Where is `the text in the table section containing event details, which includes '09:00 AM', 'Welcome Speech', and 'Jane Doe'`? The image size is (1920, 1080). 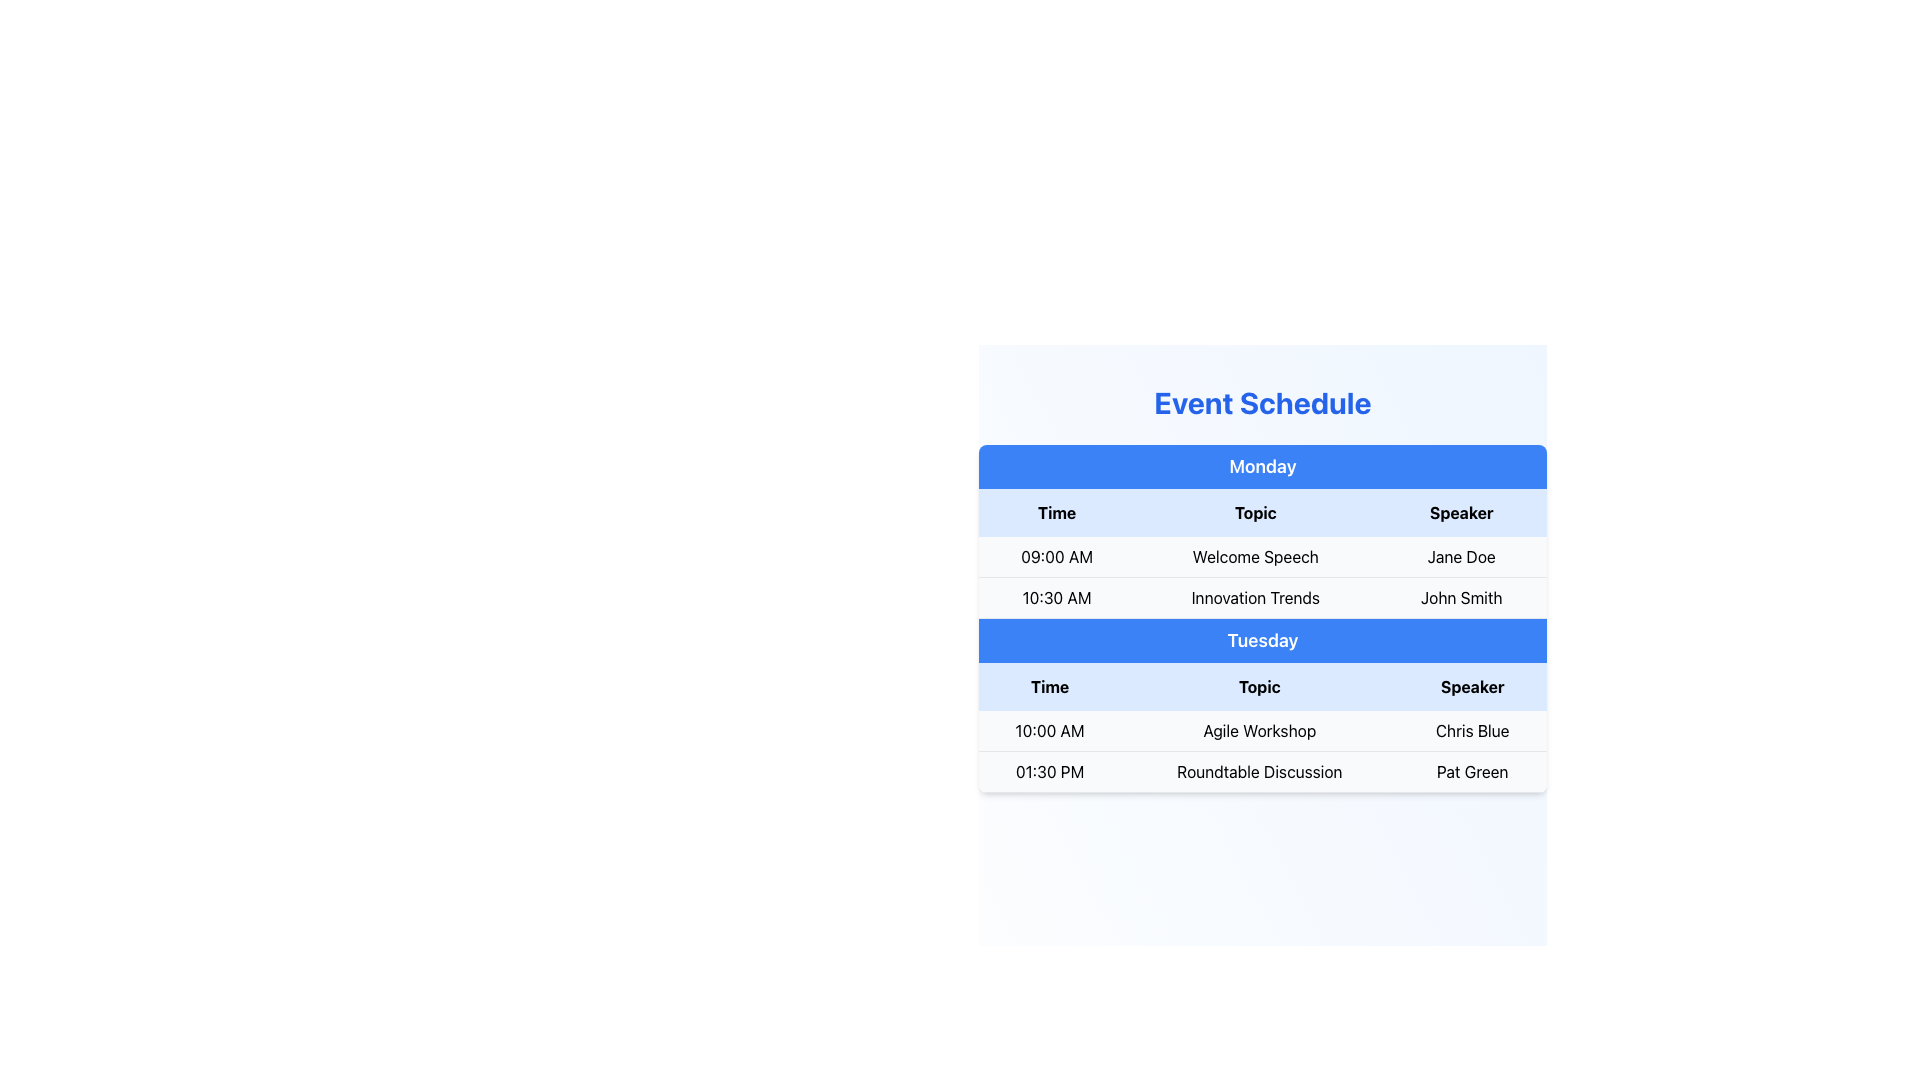 the text in the table section containing event details, which includes '09:00 AM', 'Welcome Speech', and 'Jane Doe' is located at coordinates (1261, 554).